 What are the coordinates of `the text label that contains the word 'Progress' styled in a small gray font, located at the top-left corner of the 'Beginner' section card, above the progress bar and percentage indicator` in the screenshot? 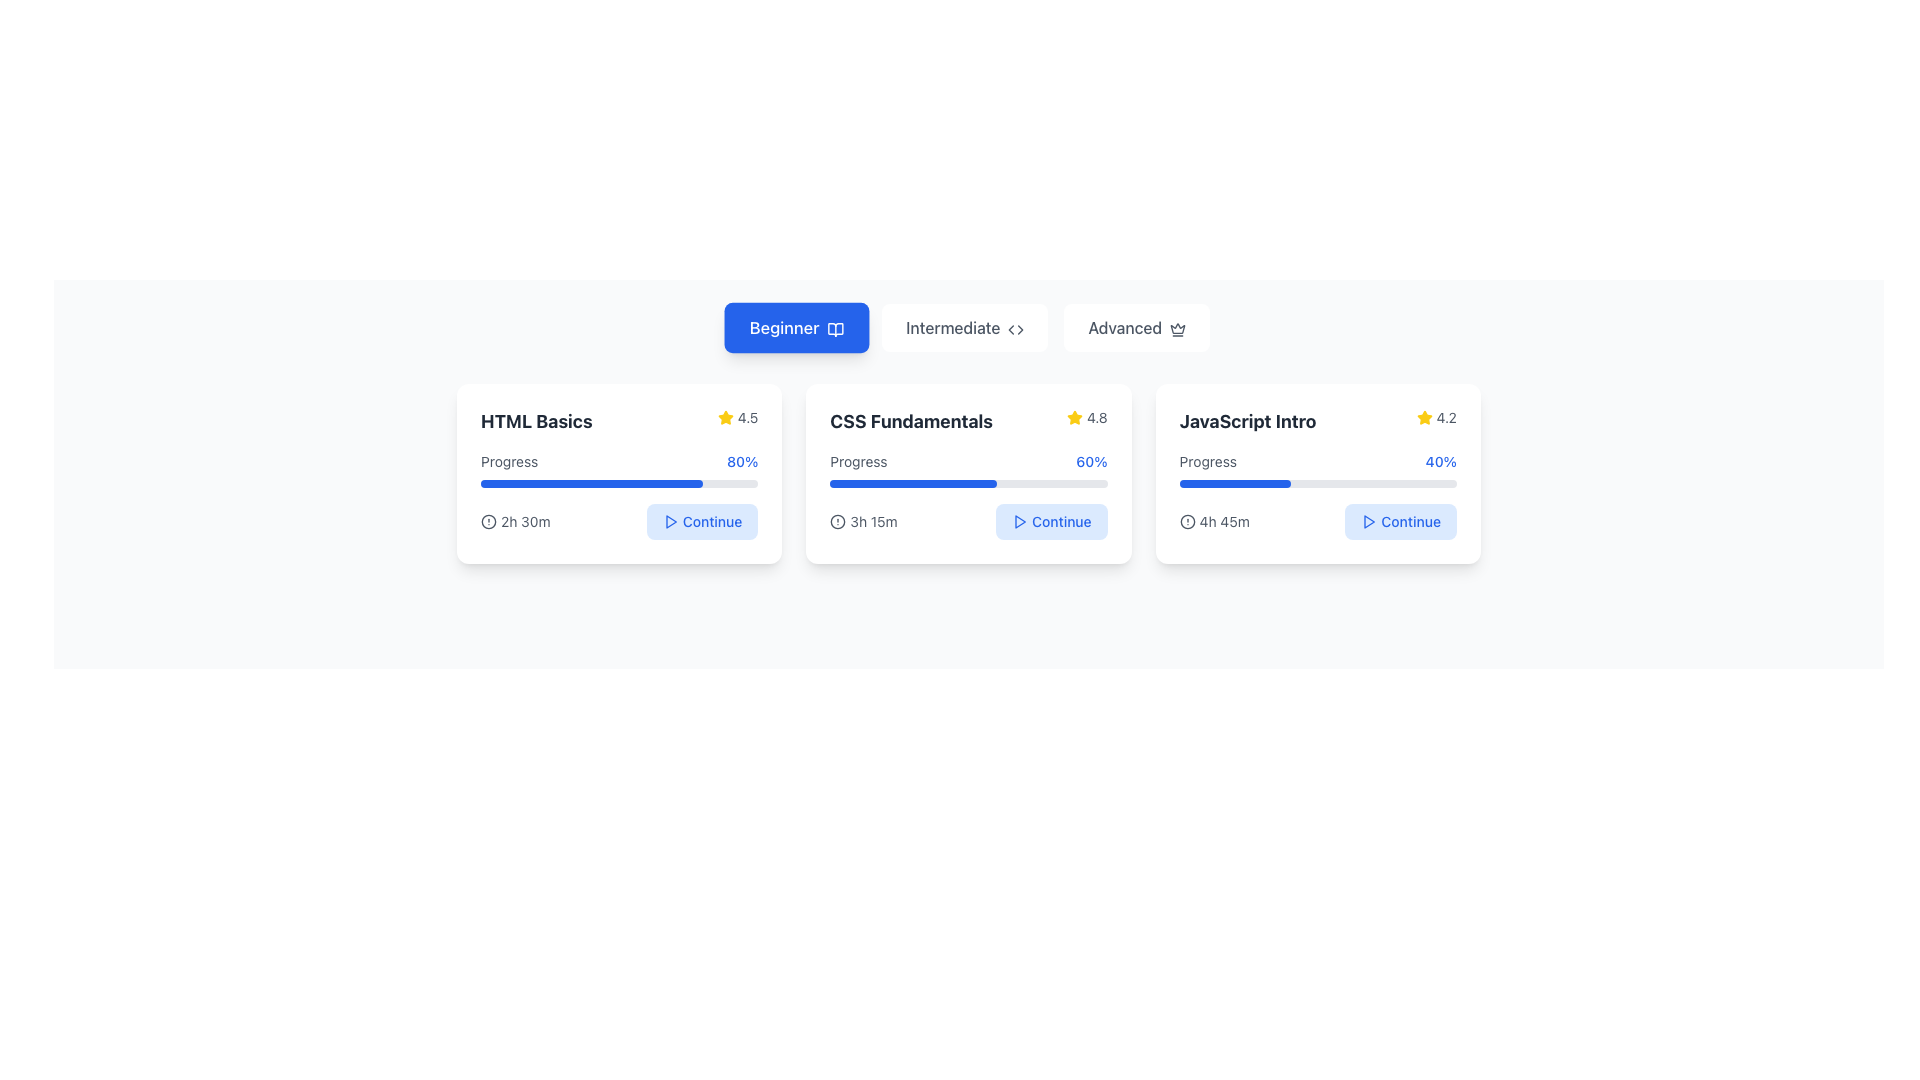 It's located at (509, 462).